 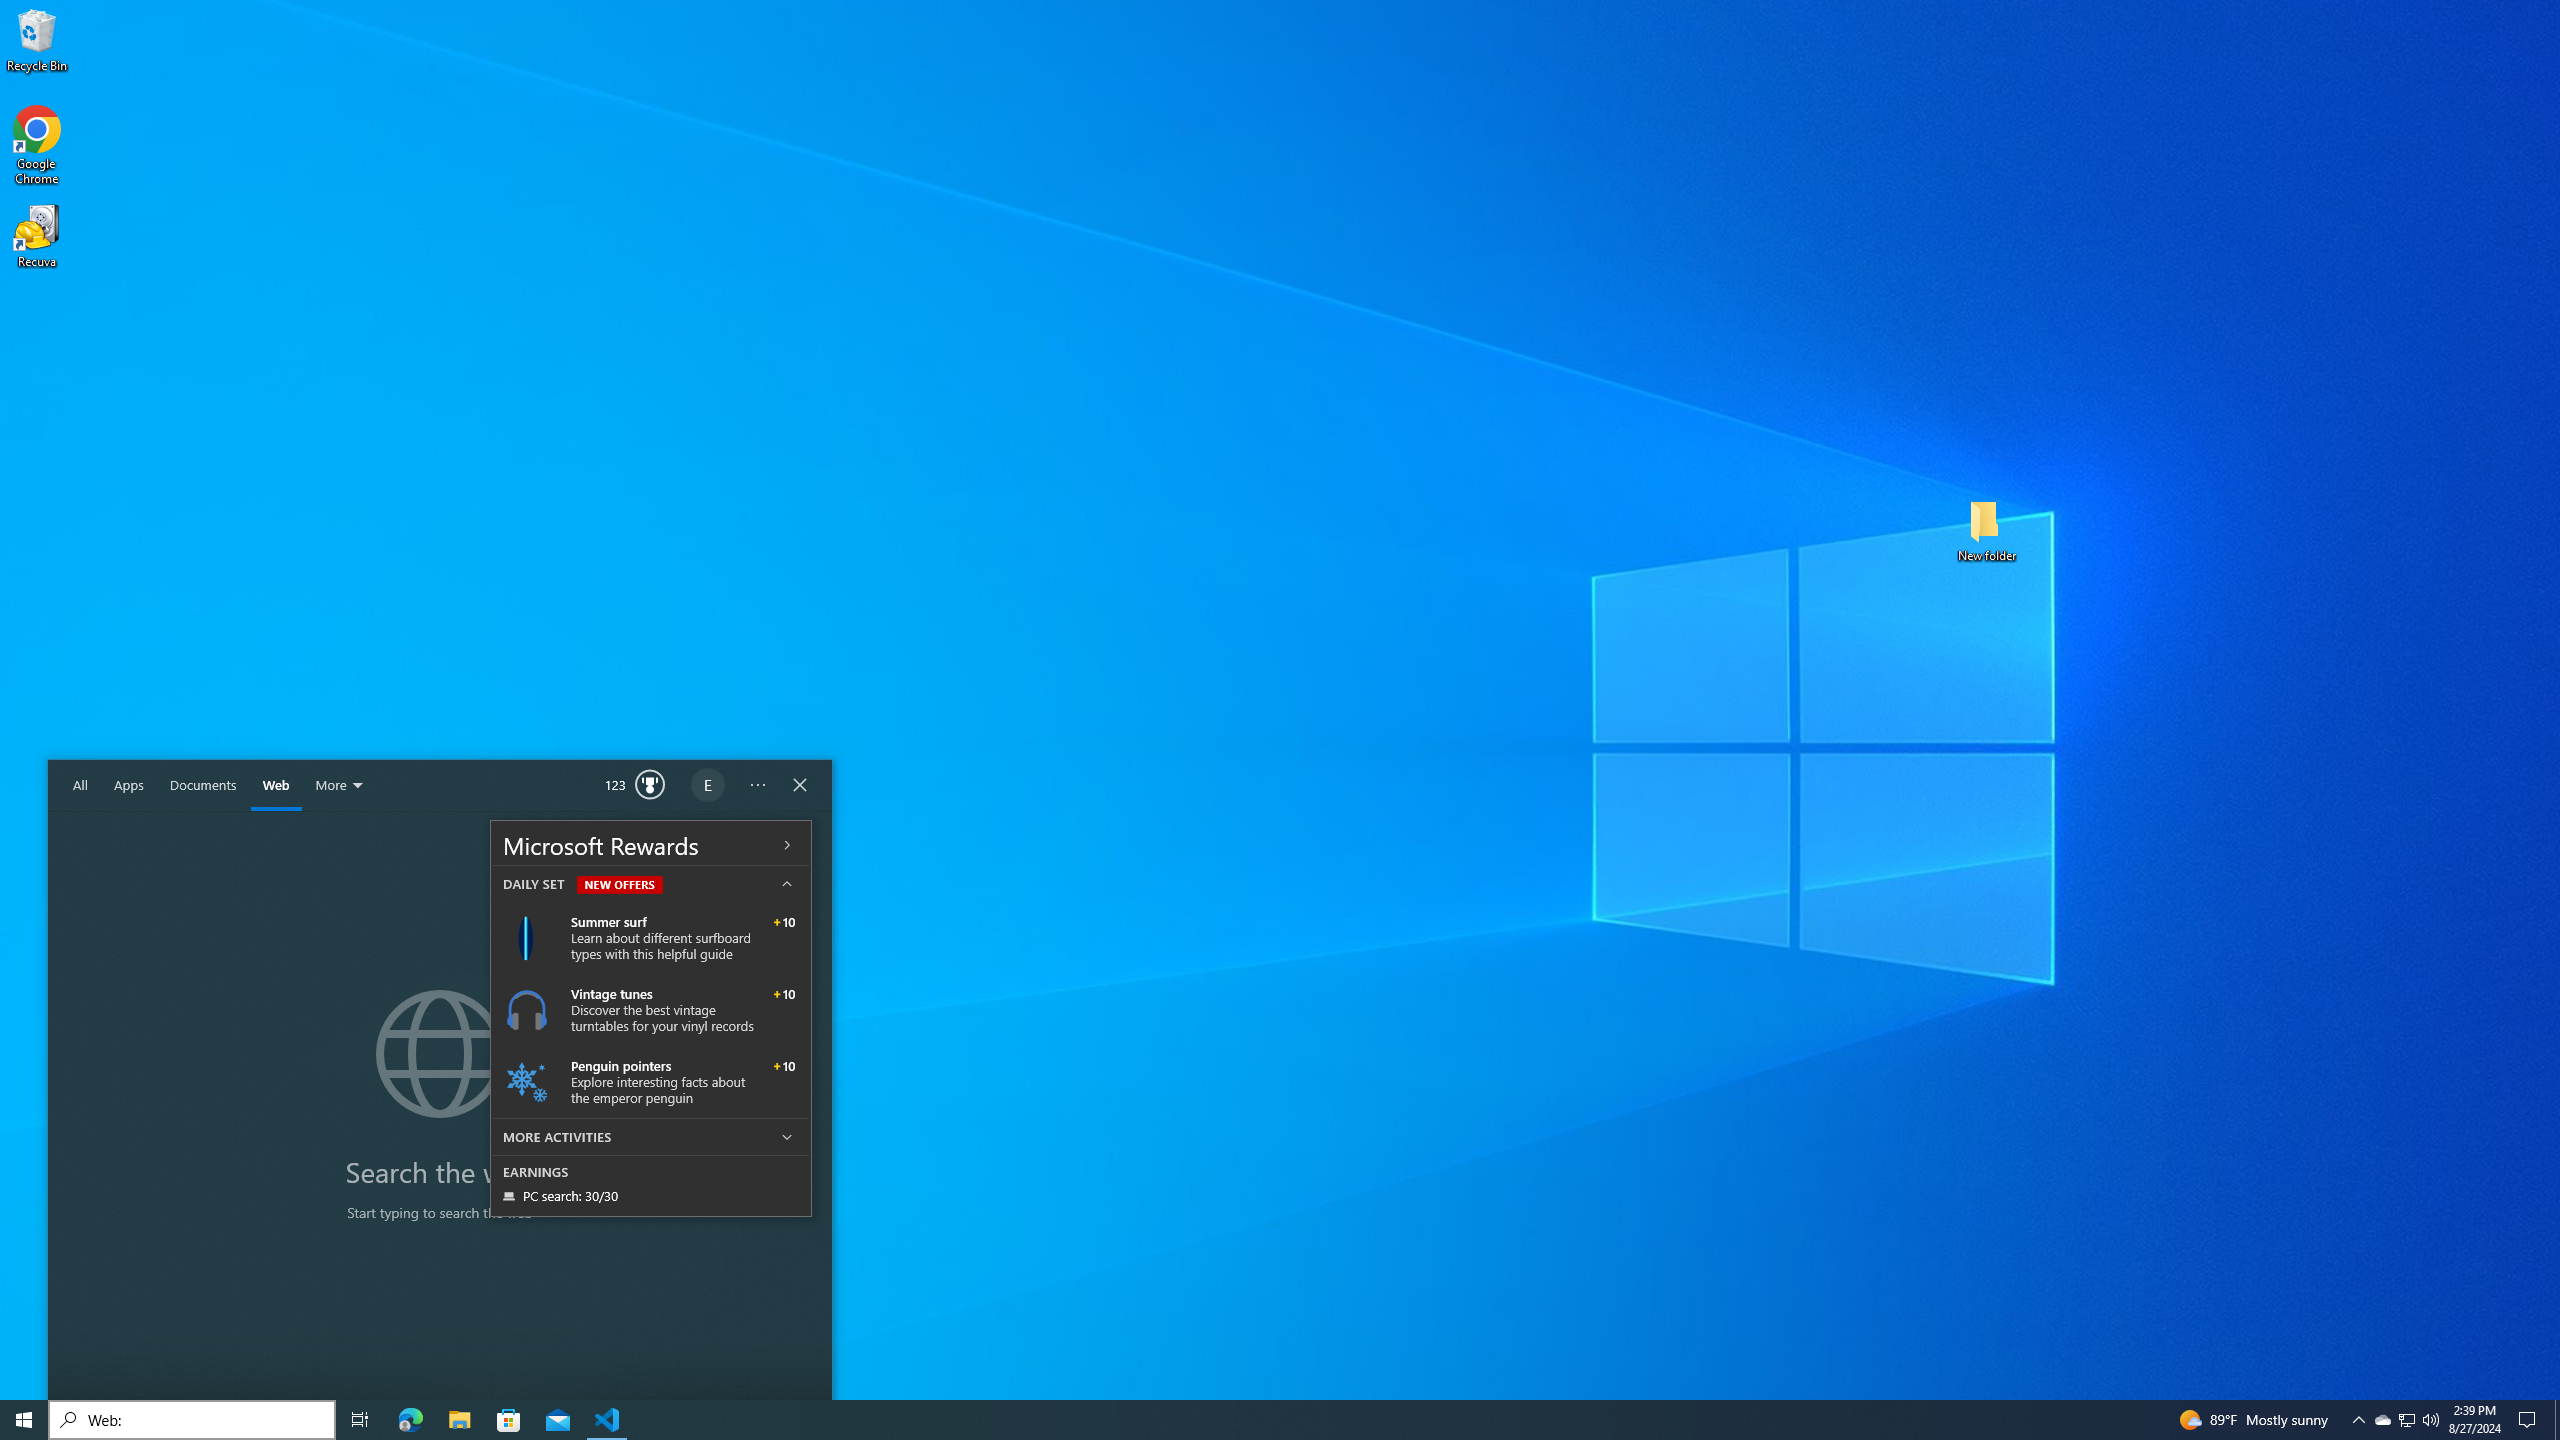 What do you see at coordinates (651, 882) in the screenshot?
I see `'DAILY SET NEW OFFERS'` at bounding box center [651, 882].